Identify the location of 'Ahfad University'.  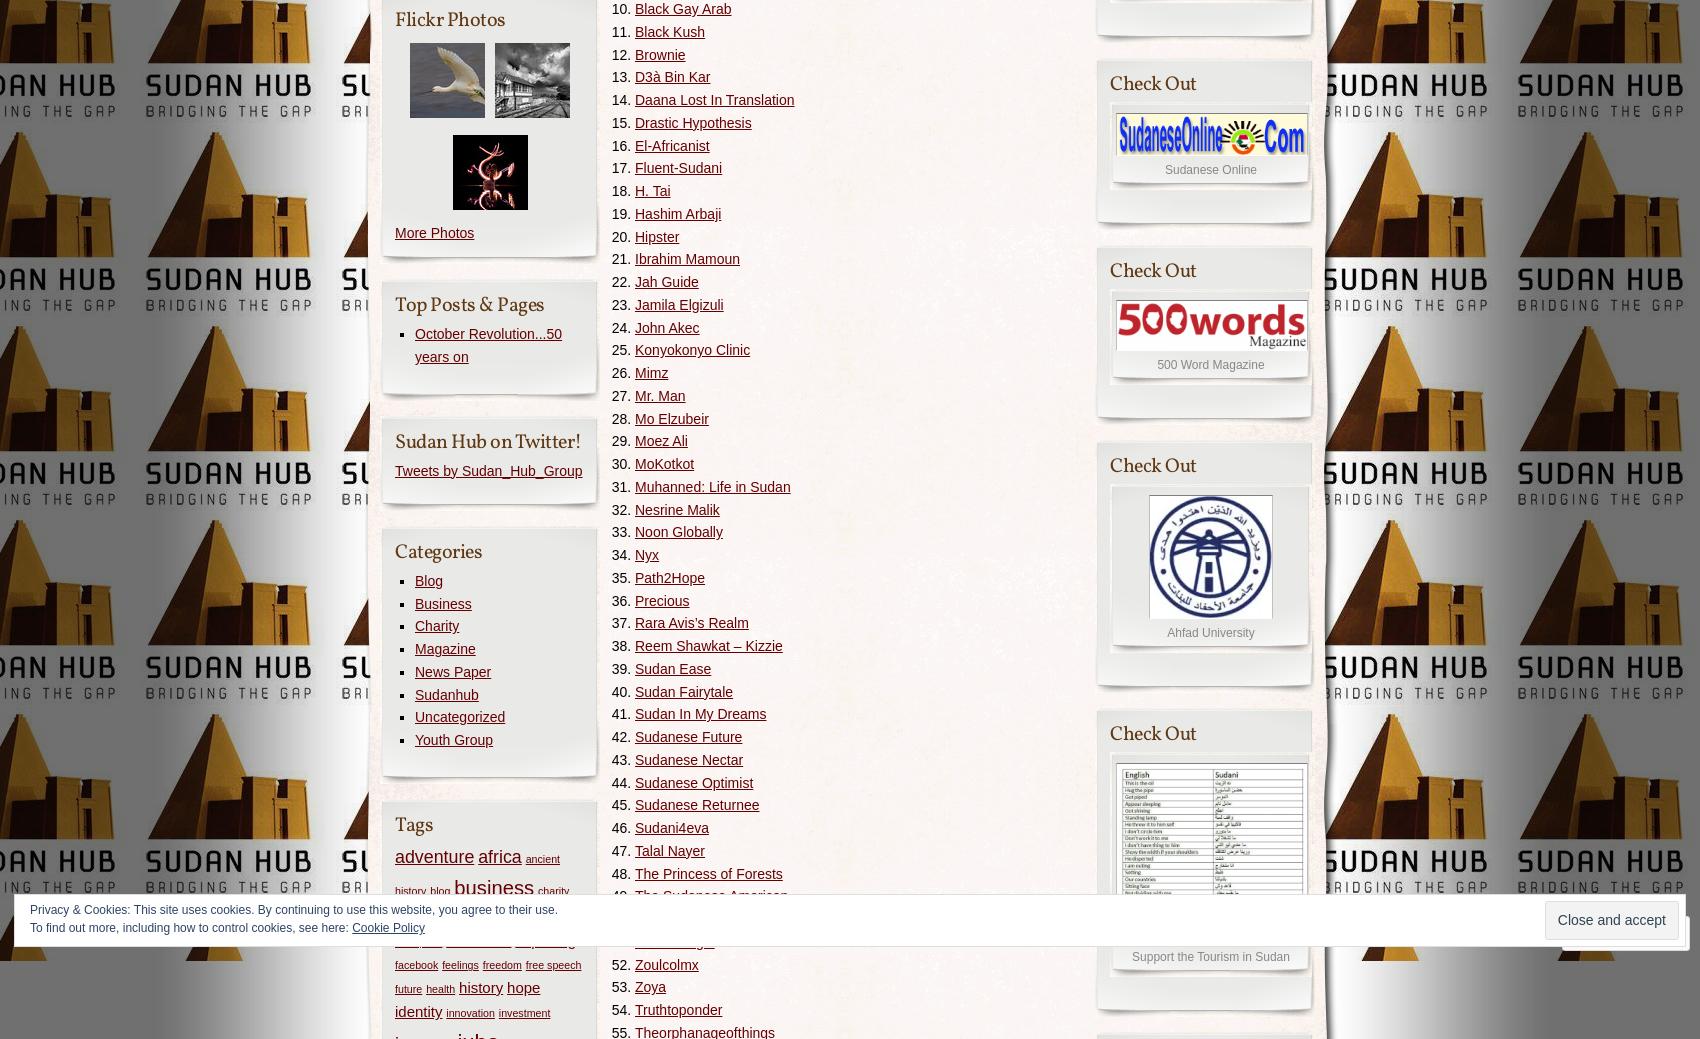
(1209, 632).